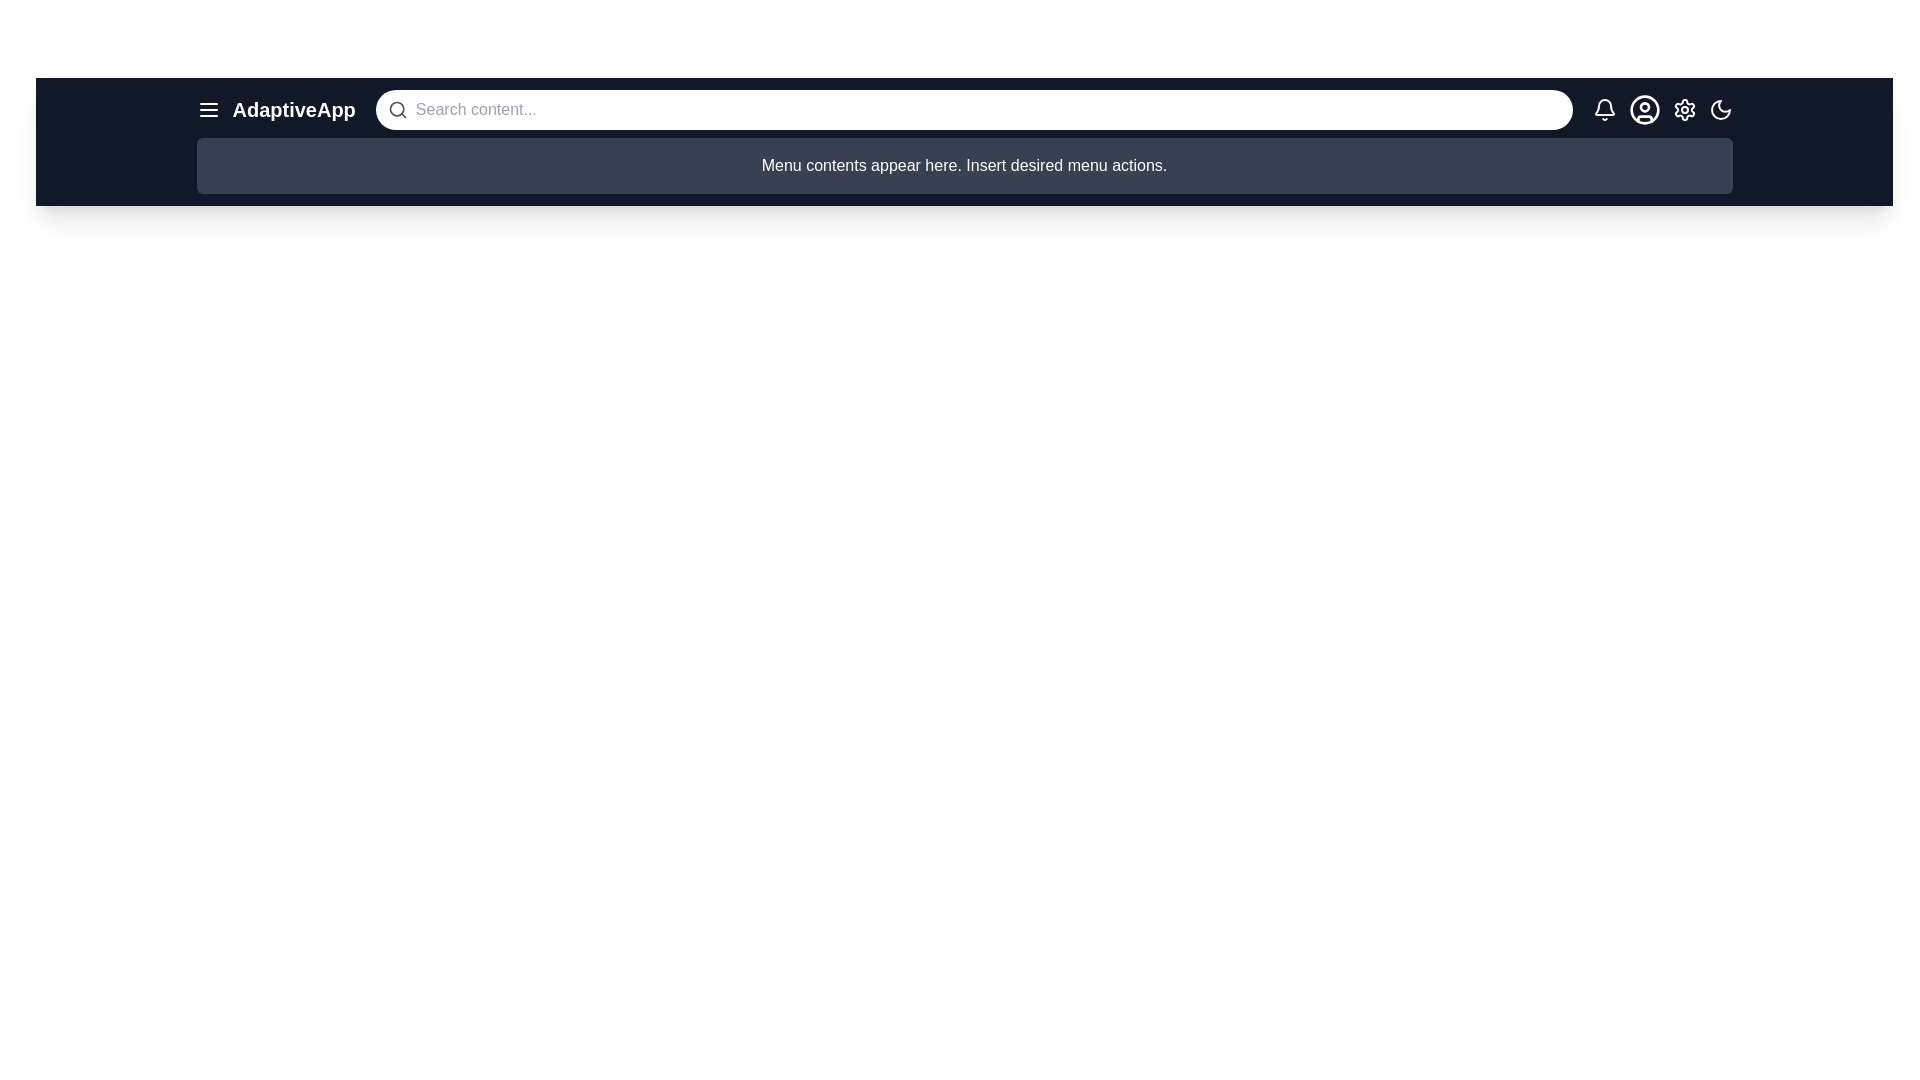 The height and width of the screenshot is (1080, 1920). I want to click on the menu icon to toggle the menu visibility, so click(208, 110).